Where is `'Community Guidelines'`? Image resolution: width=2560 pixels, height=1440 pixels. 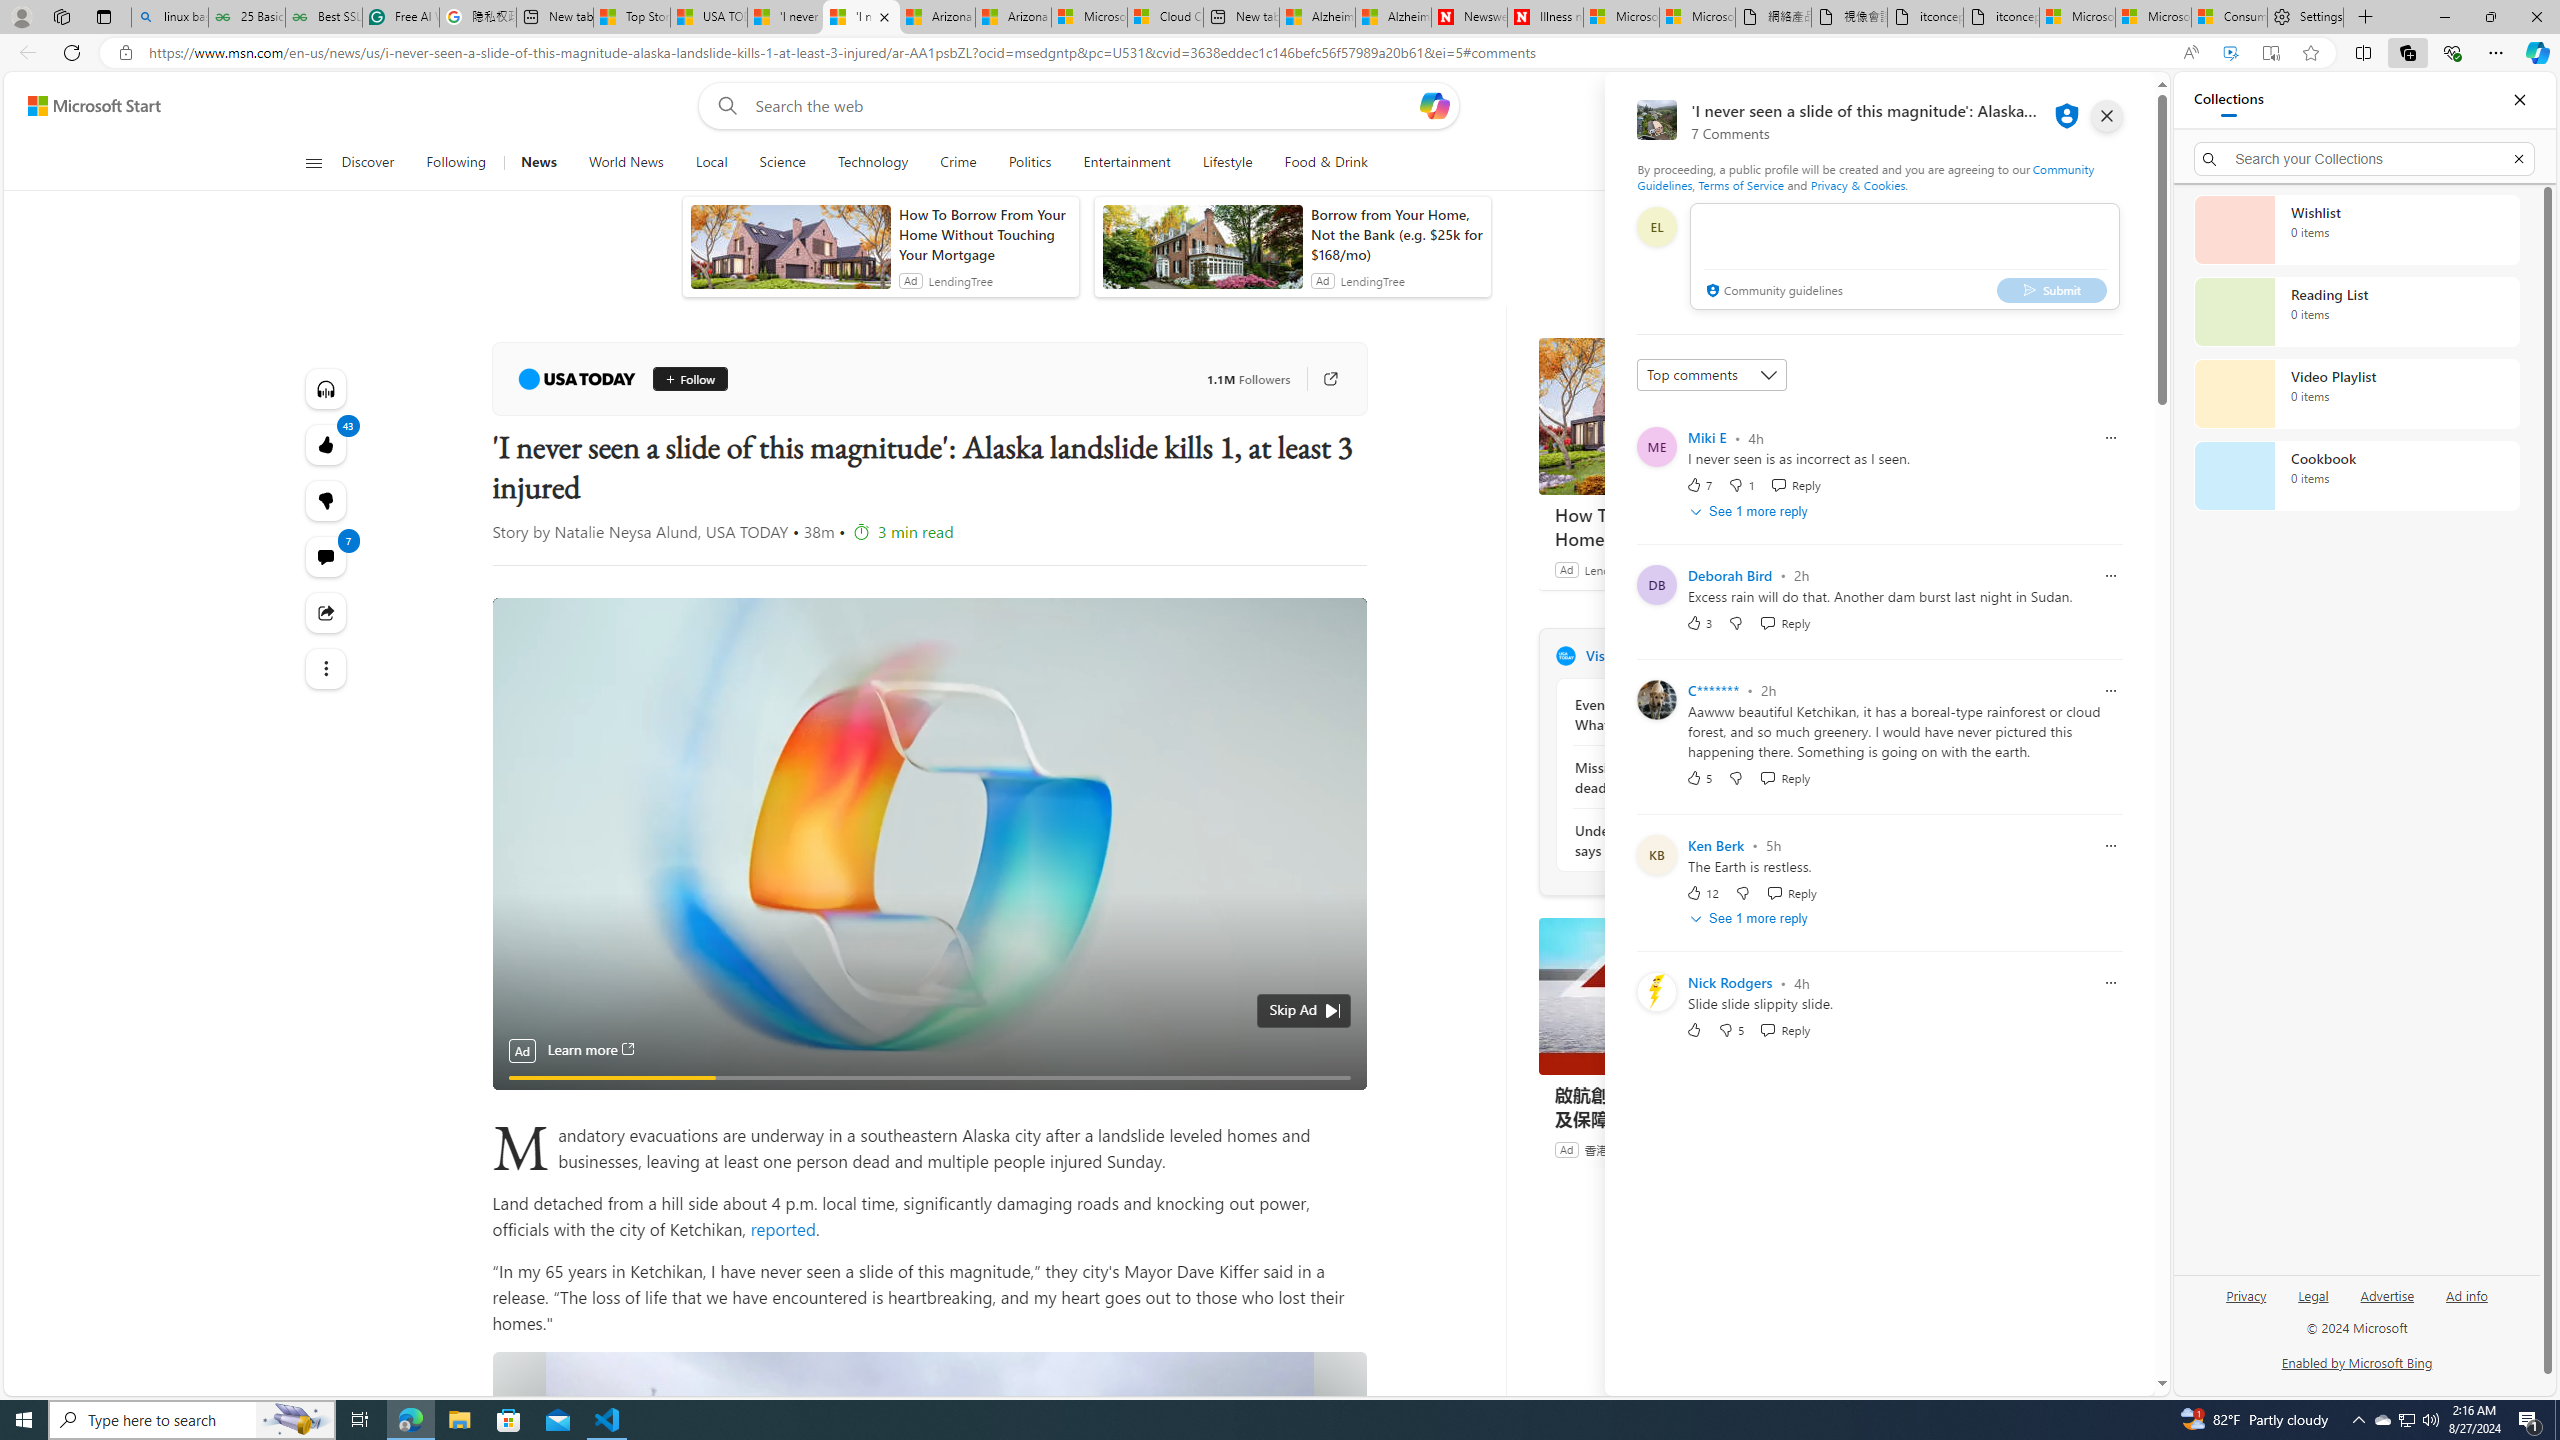 'Community Guidelines' is located at coordinates (1863, 176).